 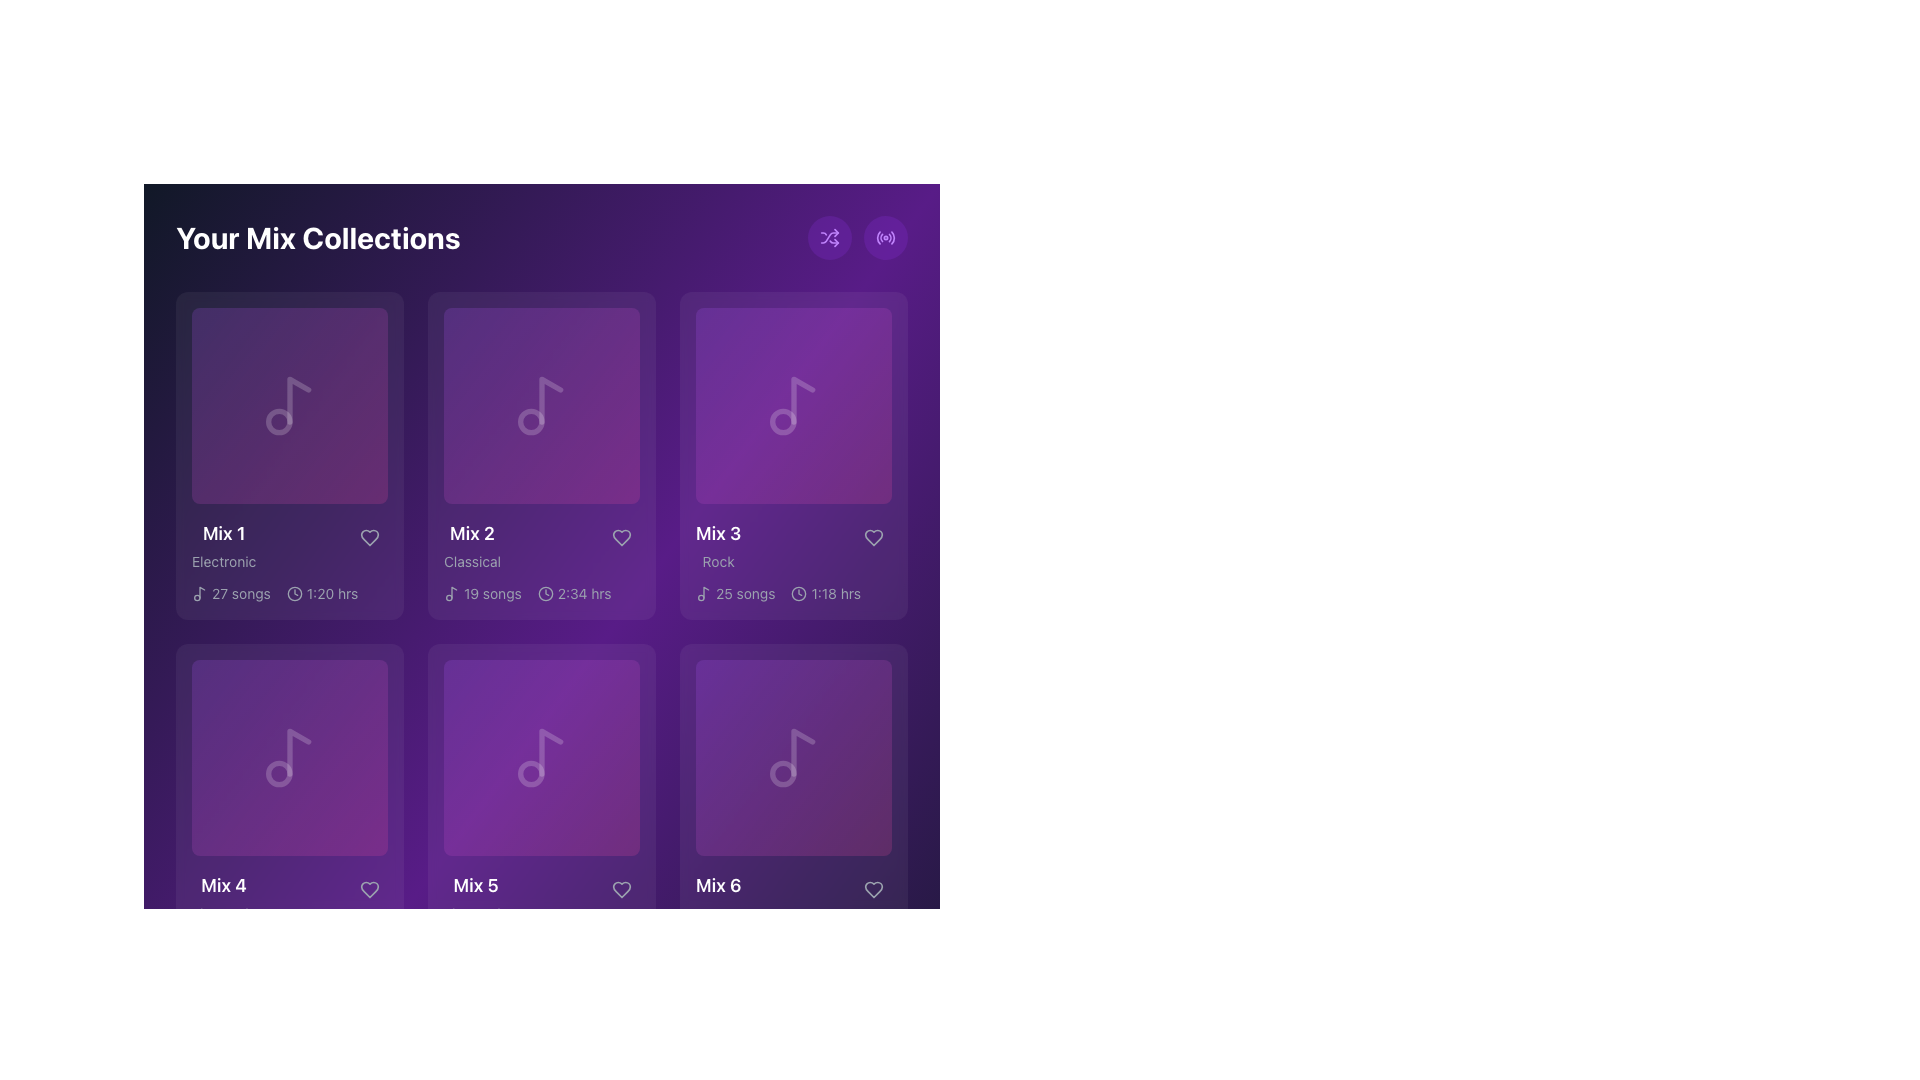 What do you see at coordinates (792, 455) in the screenshot?
I see `the Playlist Card with a purple background and the title 'Mix 3', located in the grid layout` at bounding box center [792, 455].